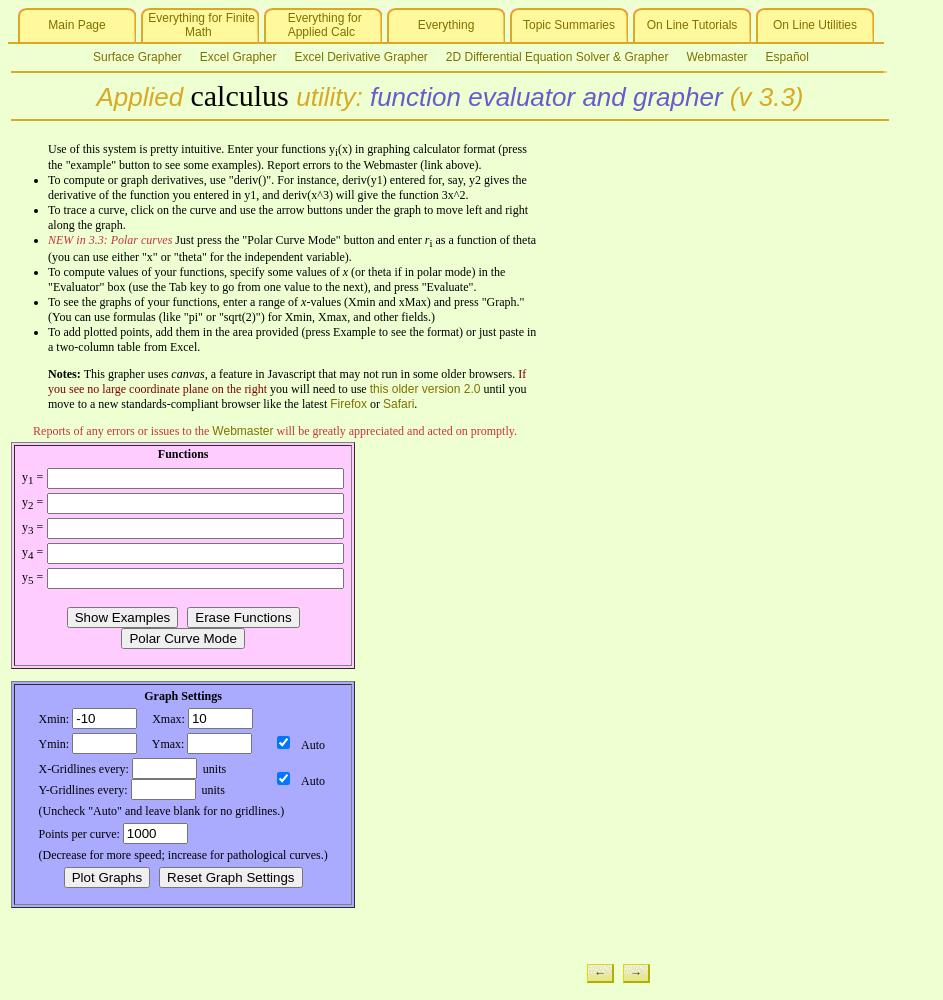 The width and height of the screenshot is (943, 1000). What do you see at coordinates (189, 149) in the screenshot?
I see `'Use of this system is pretty intuitive. Enter your functions y'` at bounding box center [189, 149].